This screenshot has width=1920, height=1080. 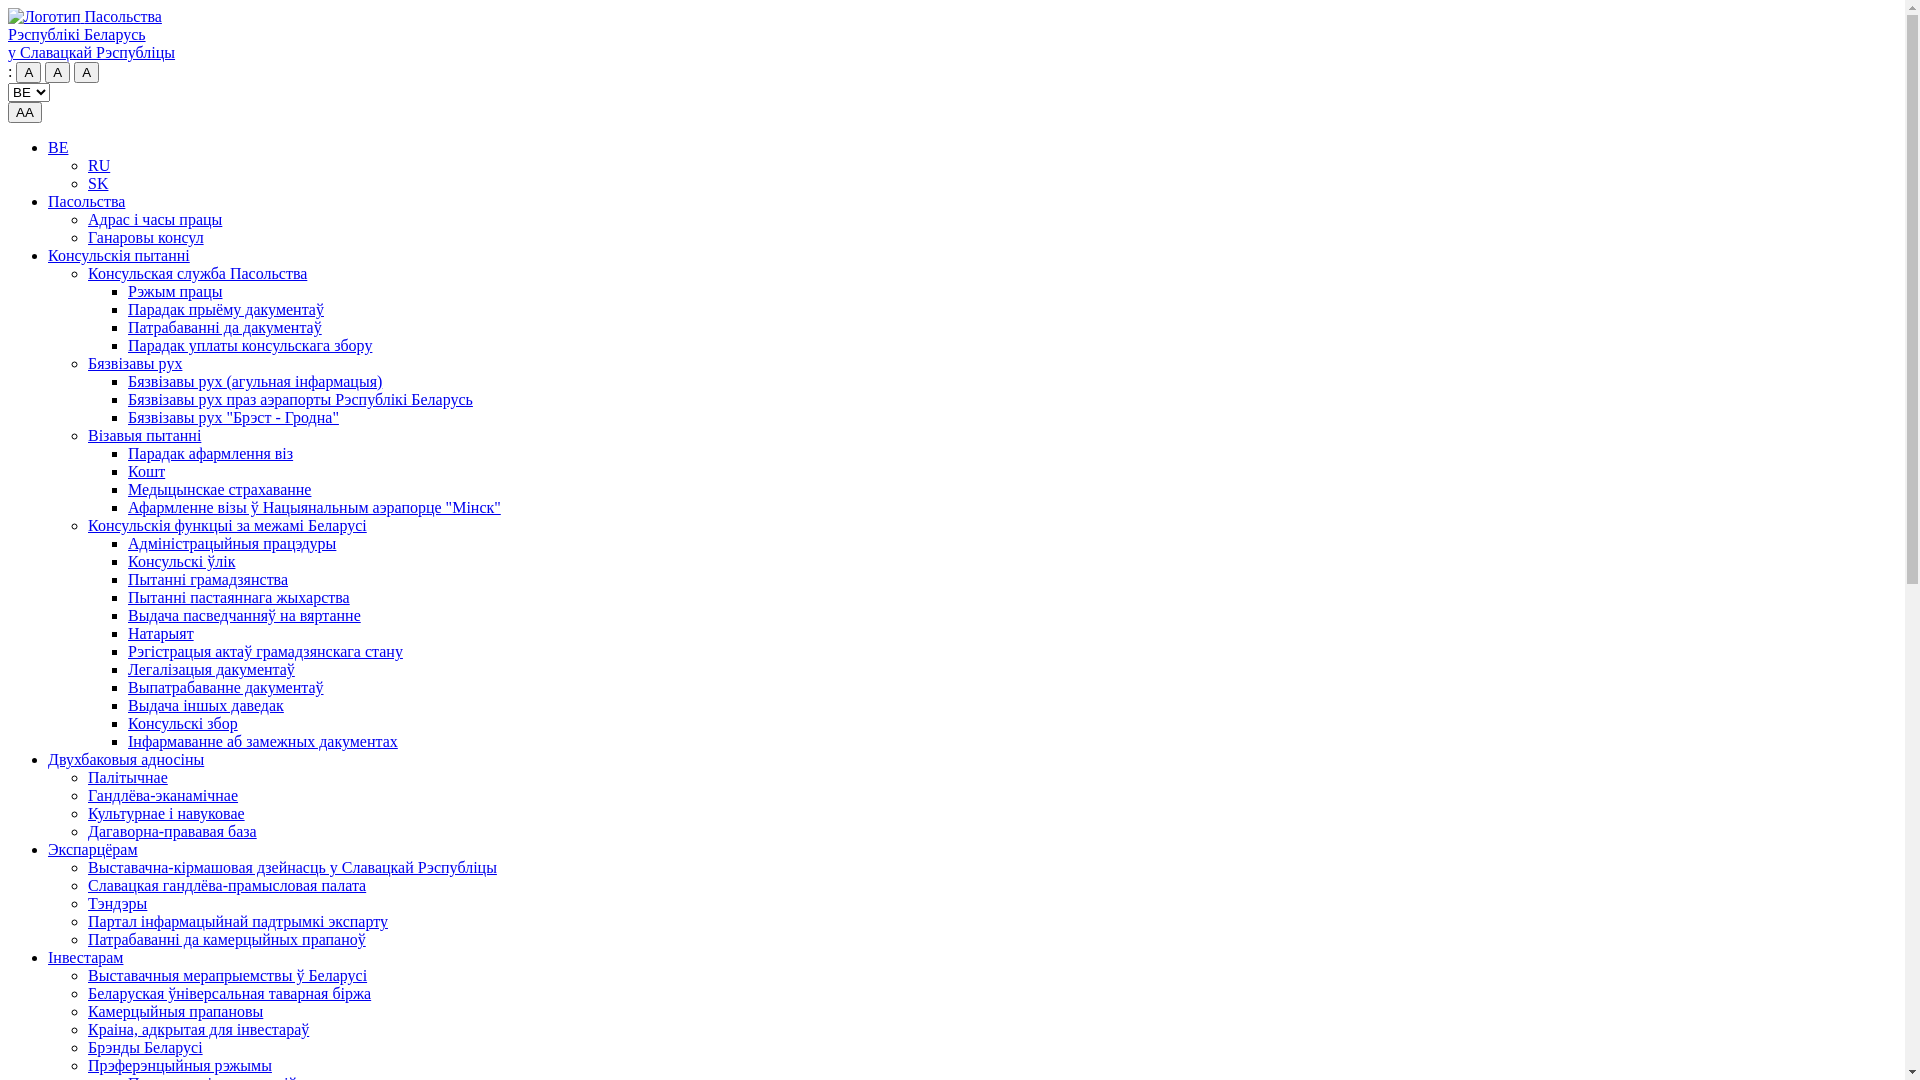 What do you see at coordinates (96, 183) in the screenshot?
I see `'SK'` at bounding box center [96, 183].